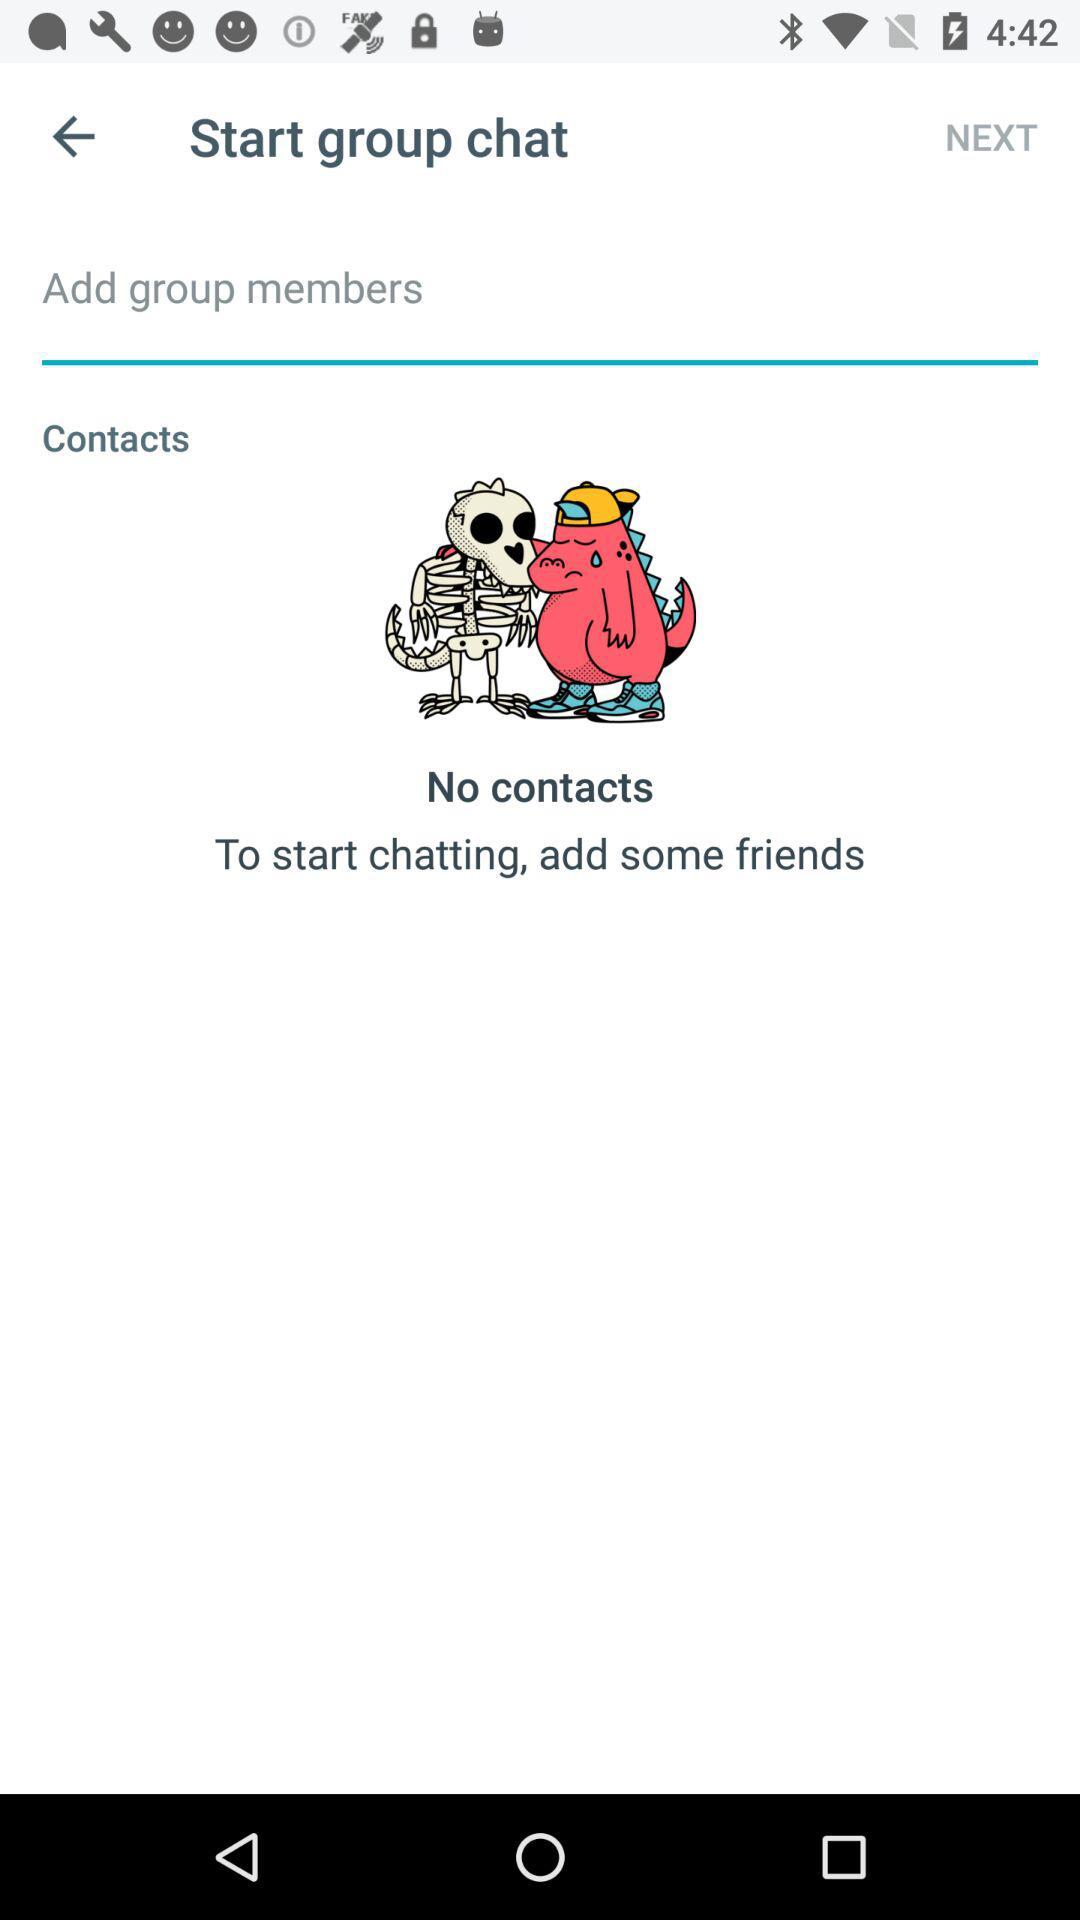 This screenshot has height=1920, width=1080. I want to click on icon to the right of the start group chat icon, so click(972, 135).